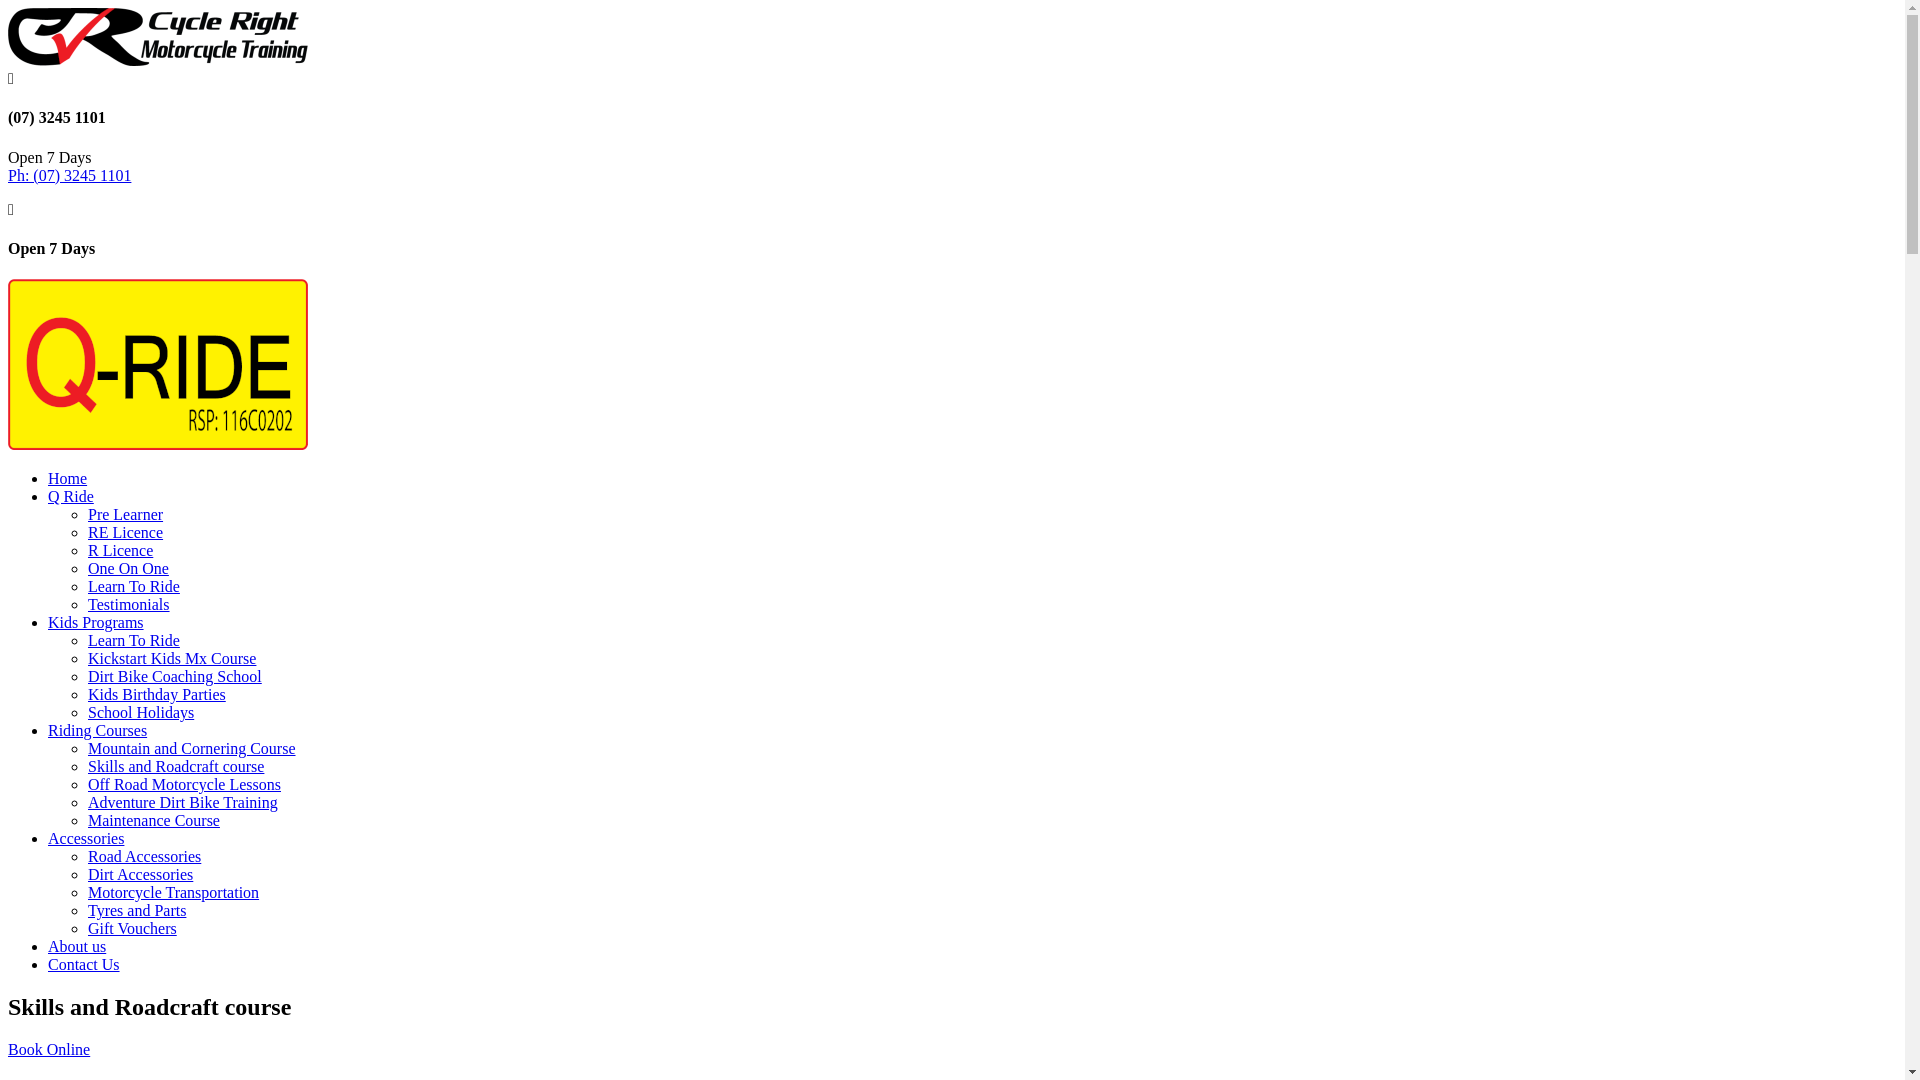  Describe the element at coordinates (85, 838) in the screenshot. I see `'Accessories'` at that location.